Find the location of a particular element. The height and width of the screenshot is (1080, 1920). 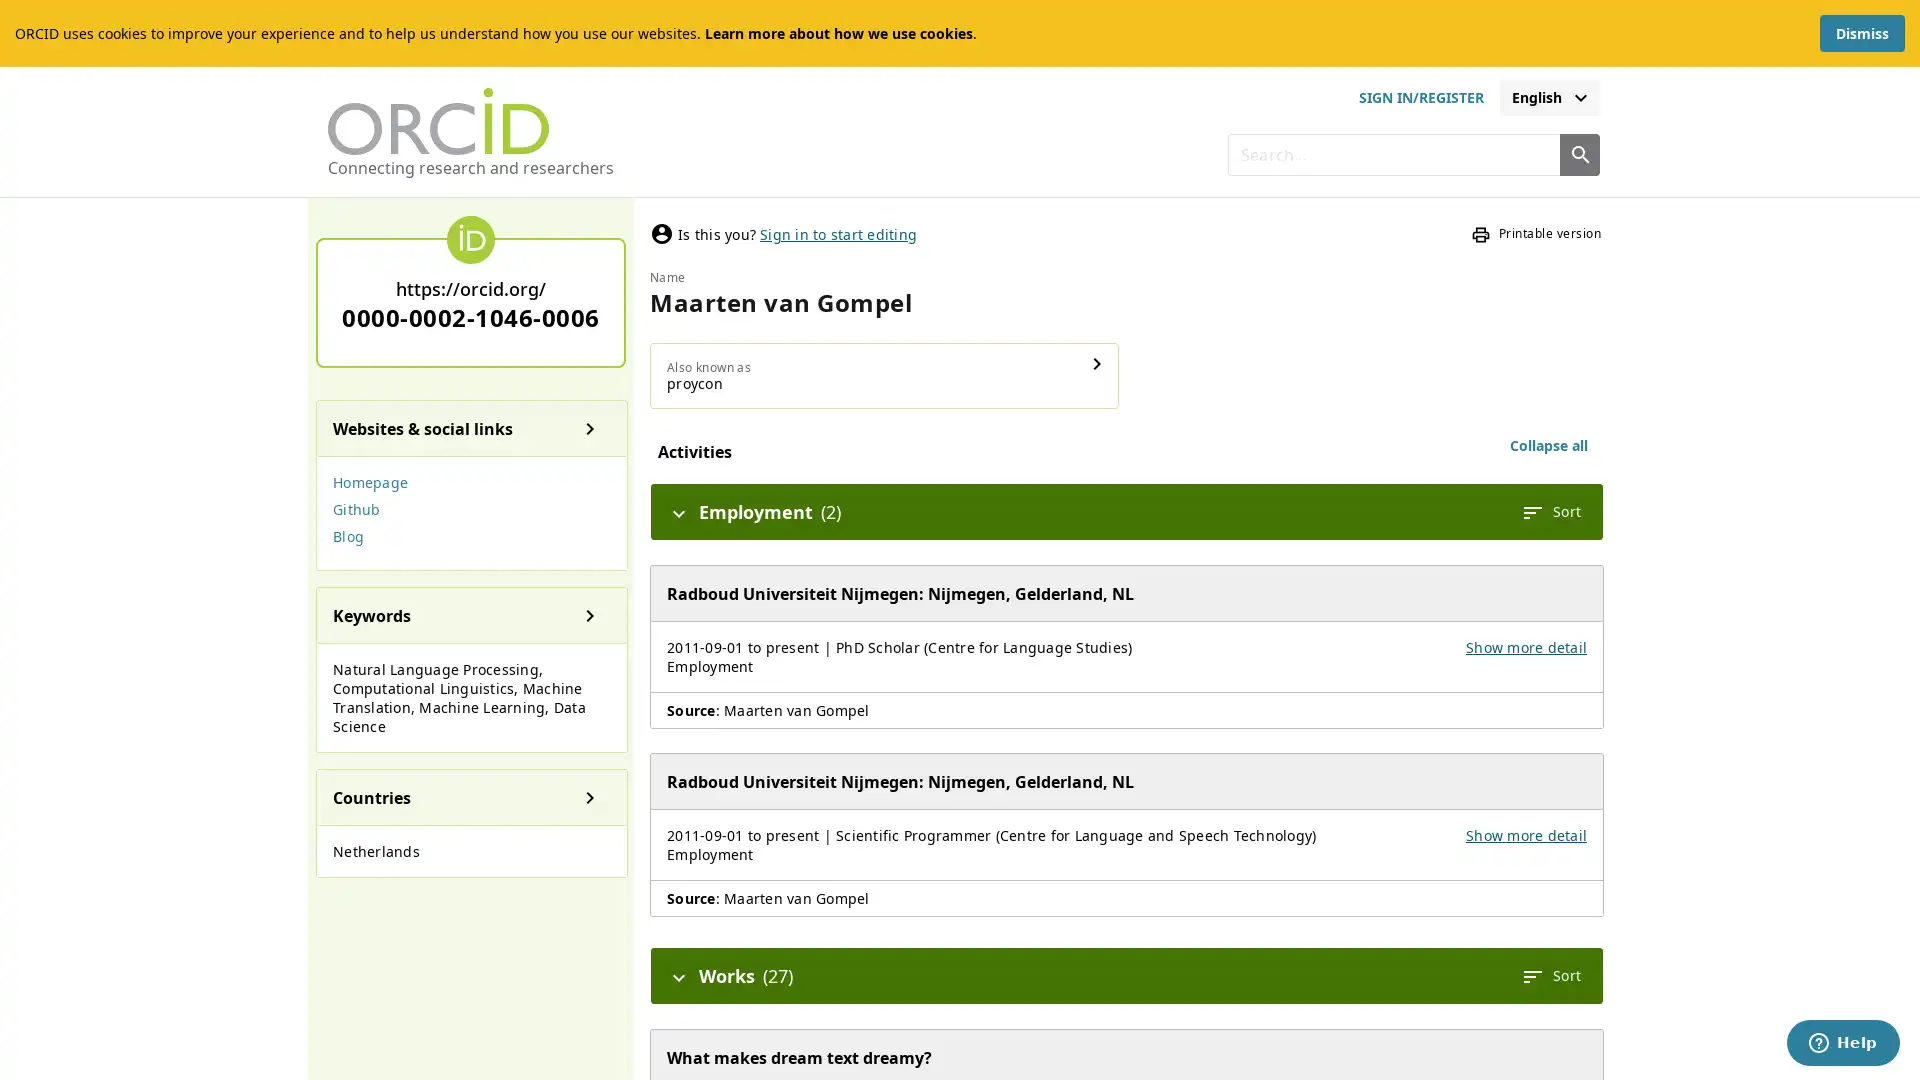

sign in or register is located at coordinates (1419, 97).